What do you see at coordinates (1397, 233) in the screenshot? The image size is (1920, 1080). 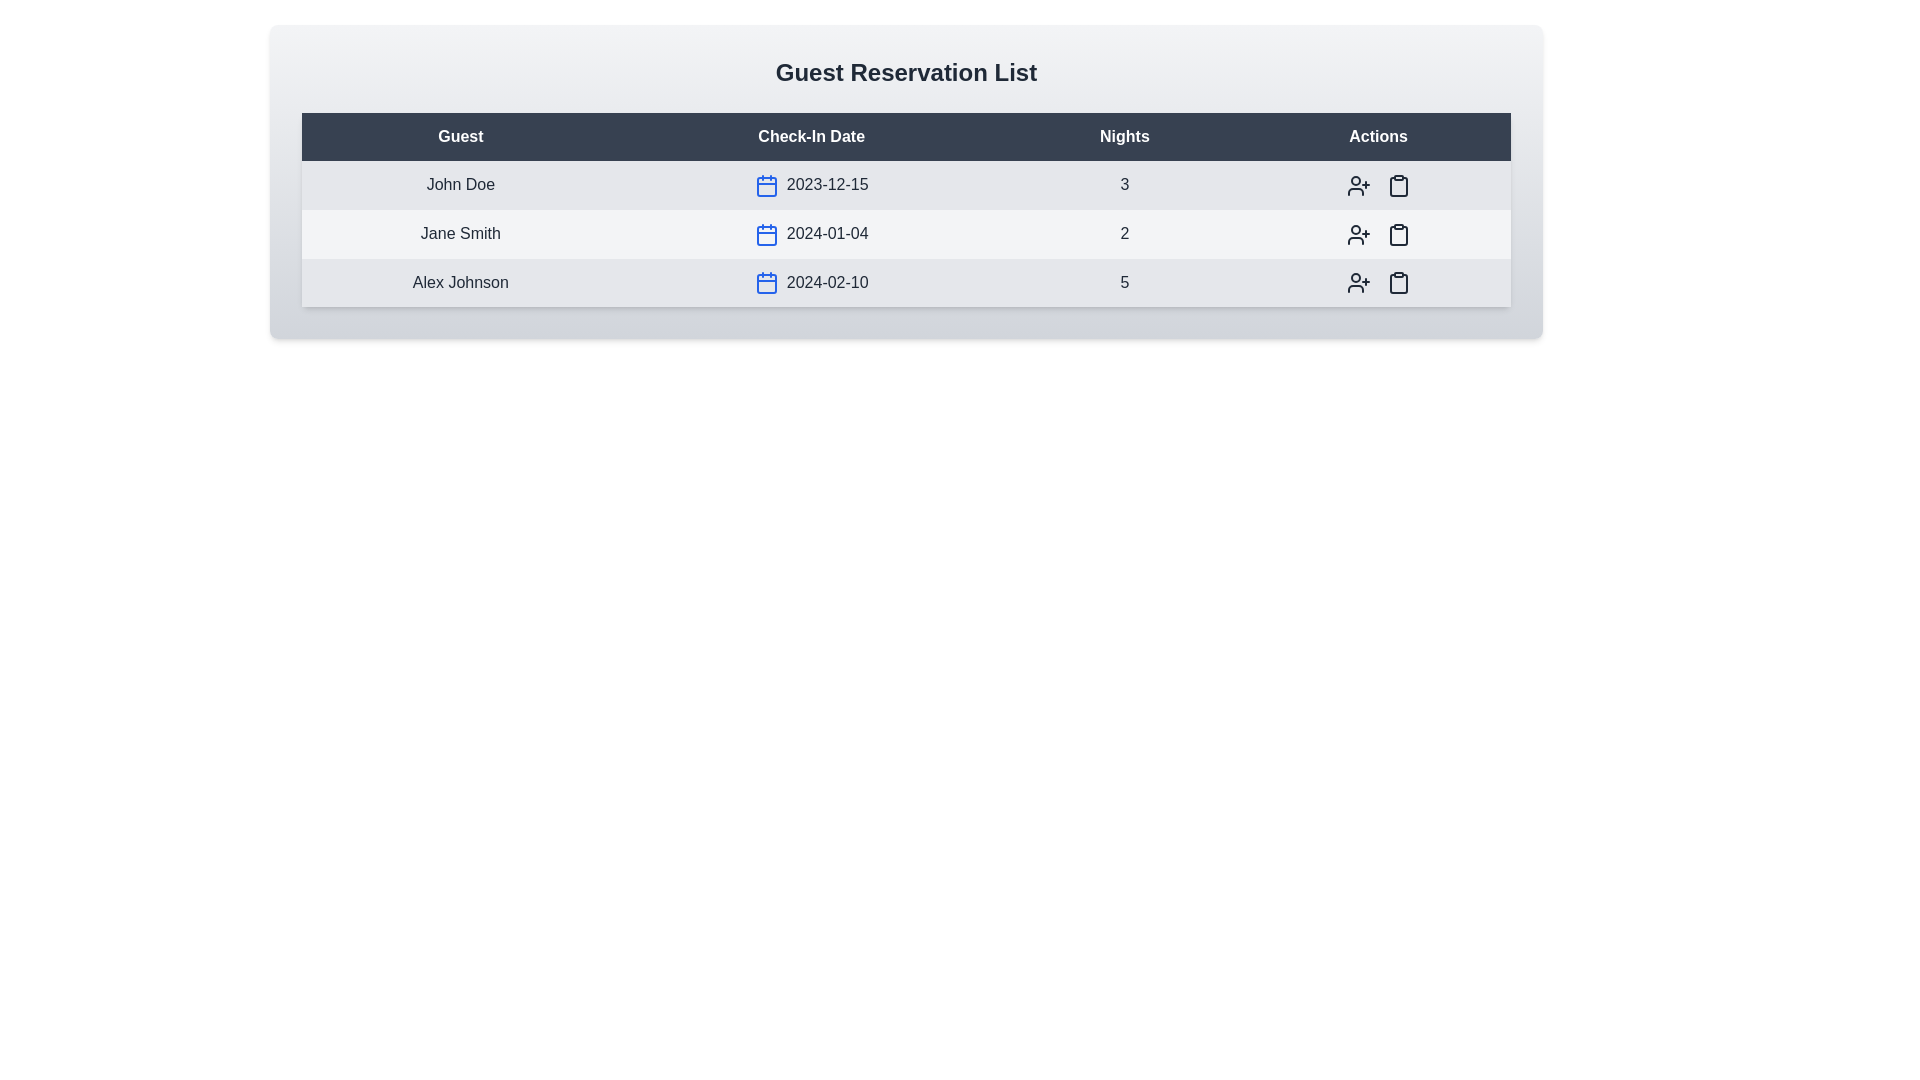 I see `the clipboard icon in the 'Actions' column of the second row in the guest reservation list` at bounding box center [1397, 233].